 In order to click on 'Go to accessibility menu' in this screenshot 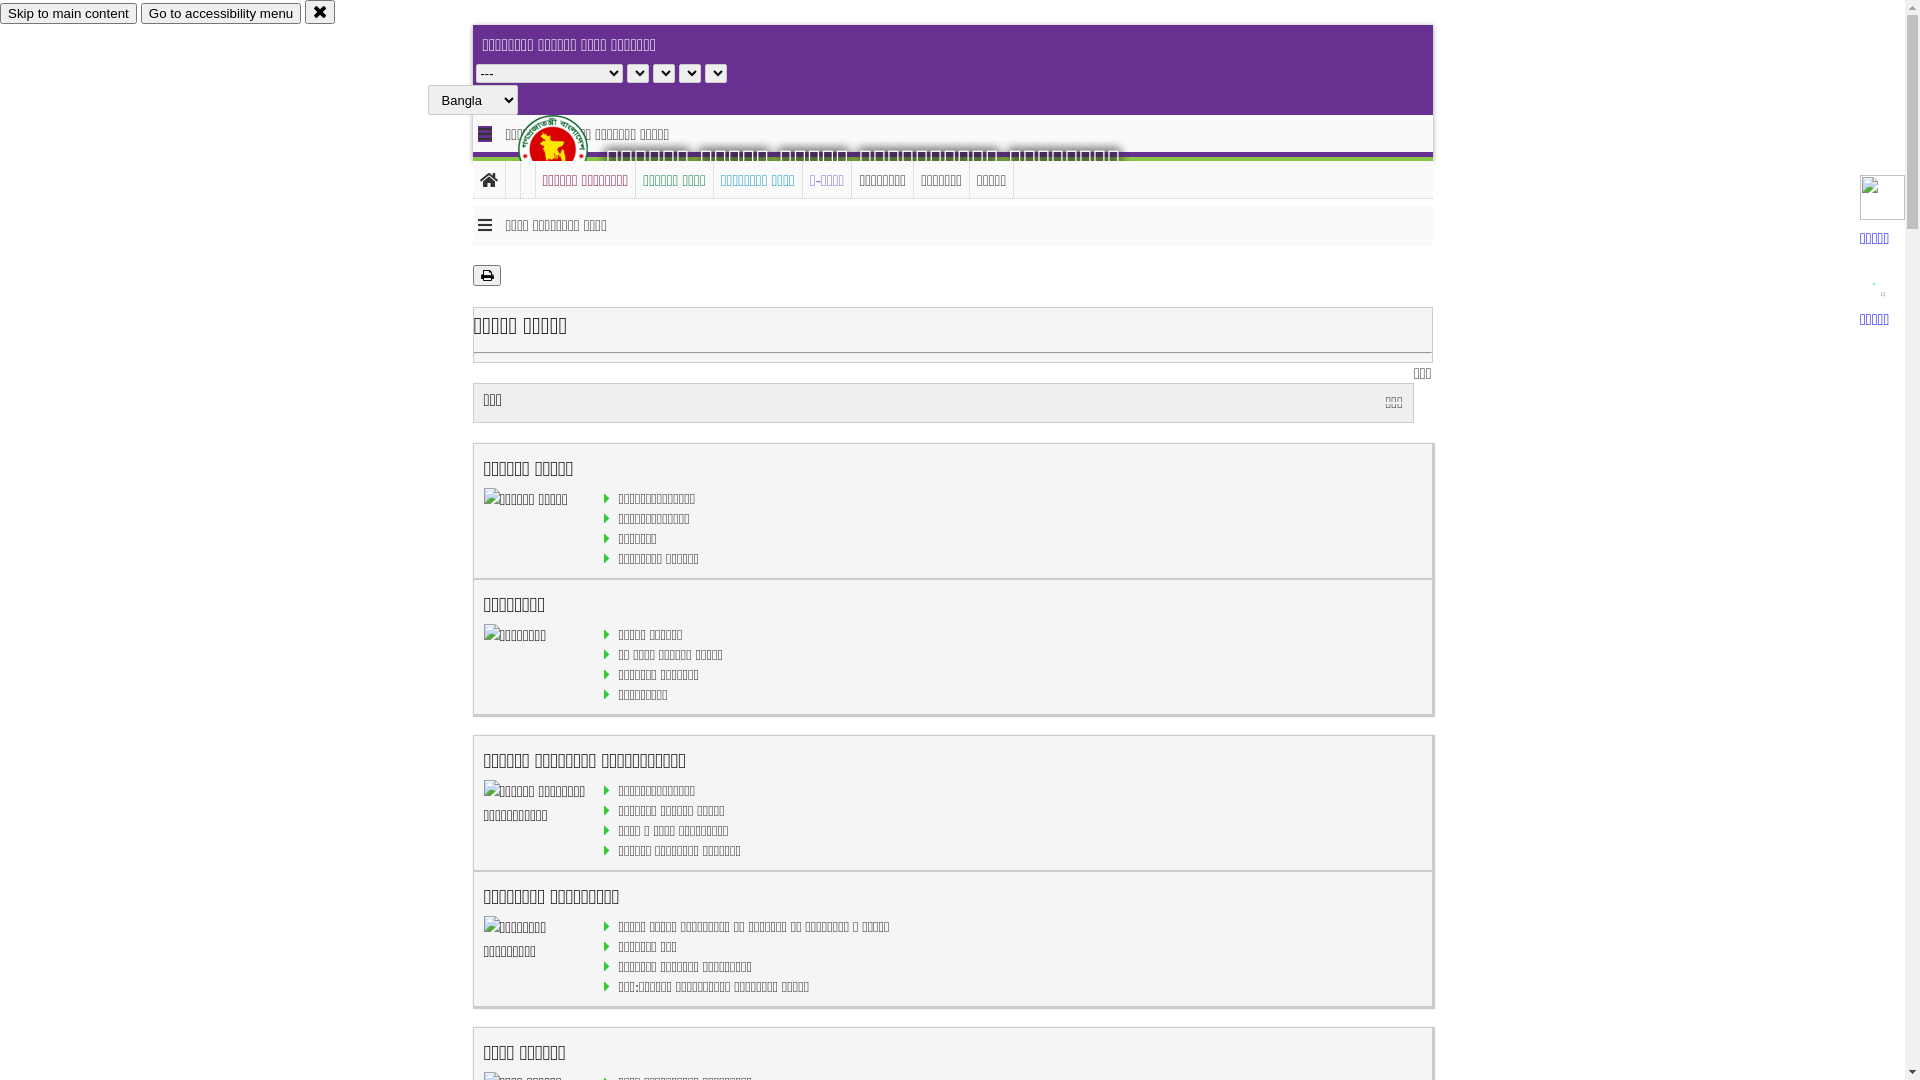, I will do `click(220, 13)`.